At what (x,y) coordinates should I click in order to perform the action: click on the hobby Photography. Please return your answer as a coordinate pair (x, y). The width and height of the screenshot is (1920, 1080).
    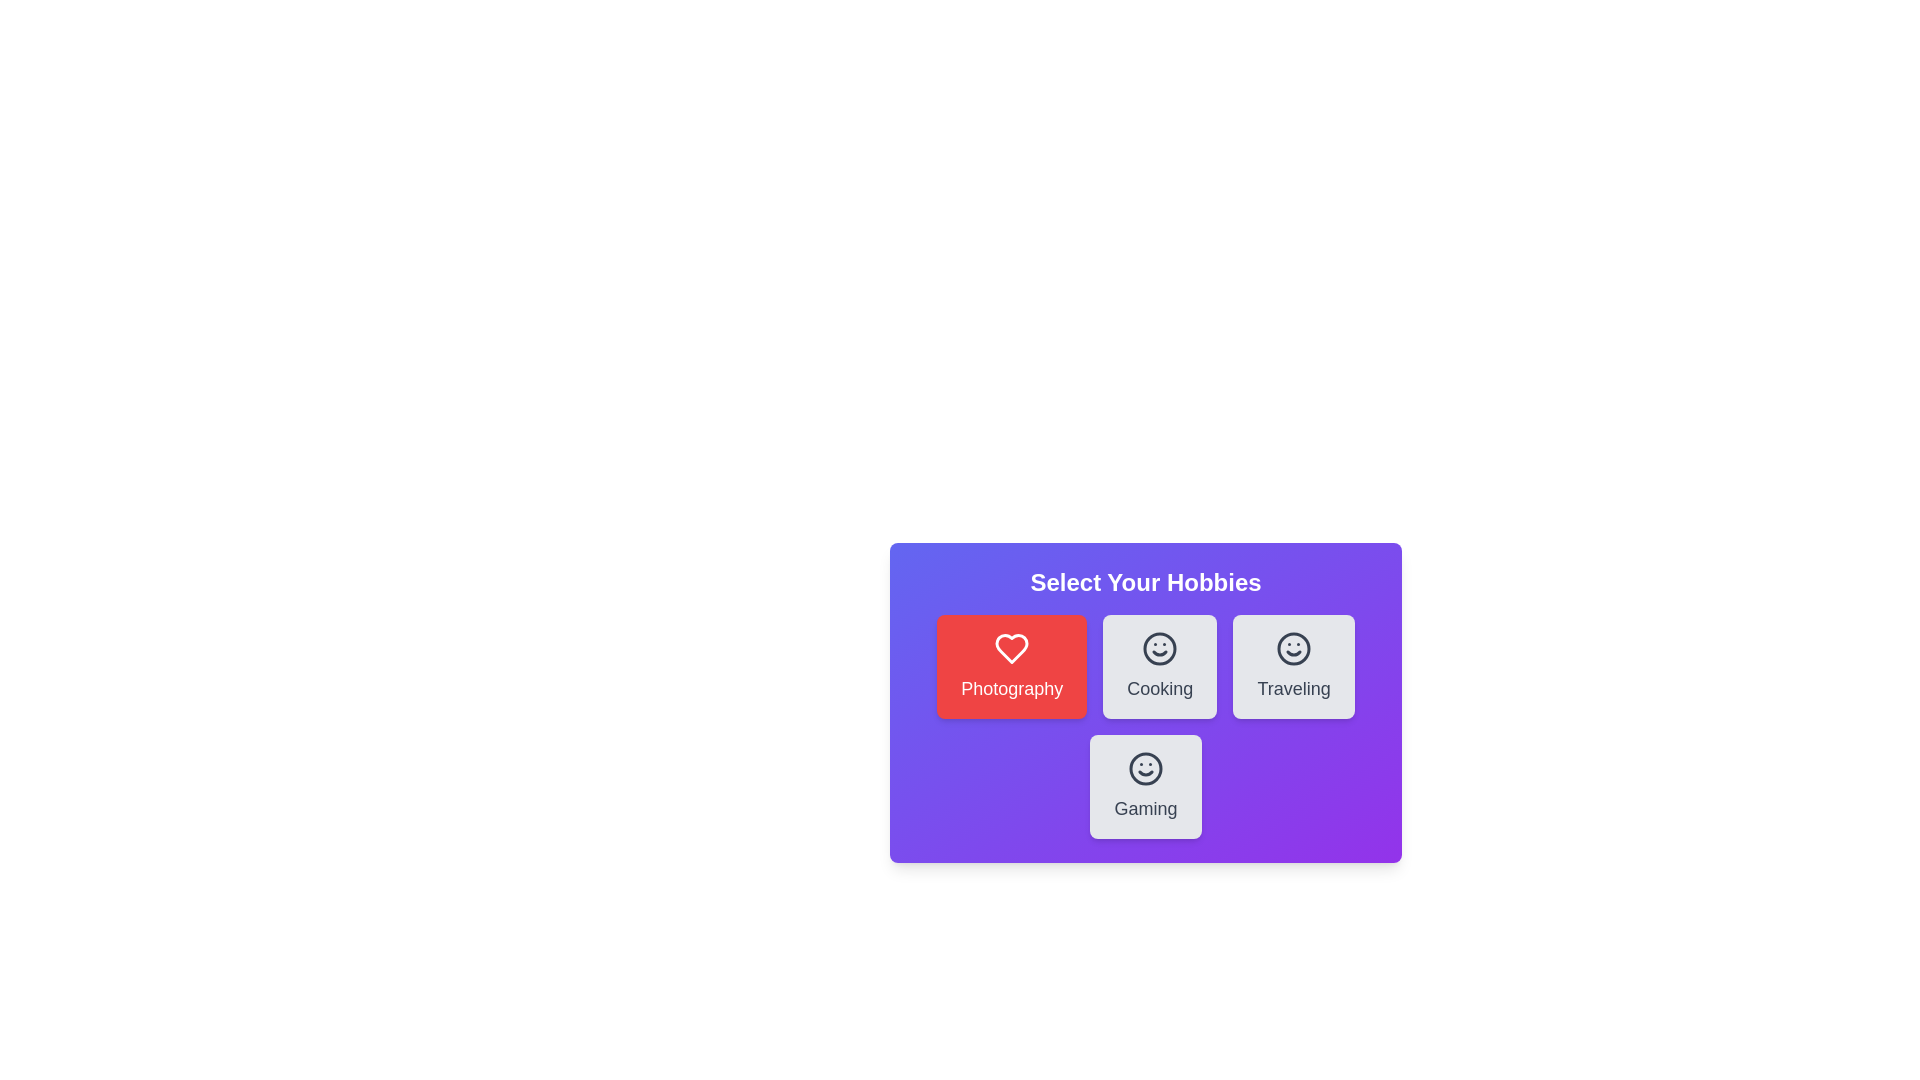
    Looking at the image, I should click on (1012, 667).